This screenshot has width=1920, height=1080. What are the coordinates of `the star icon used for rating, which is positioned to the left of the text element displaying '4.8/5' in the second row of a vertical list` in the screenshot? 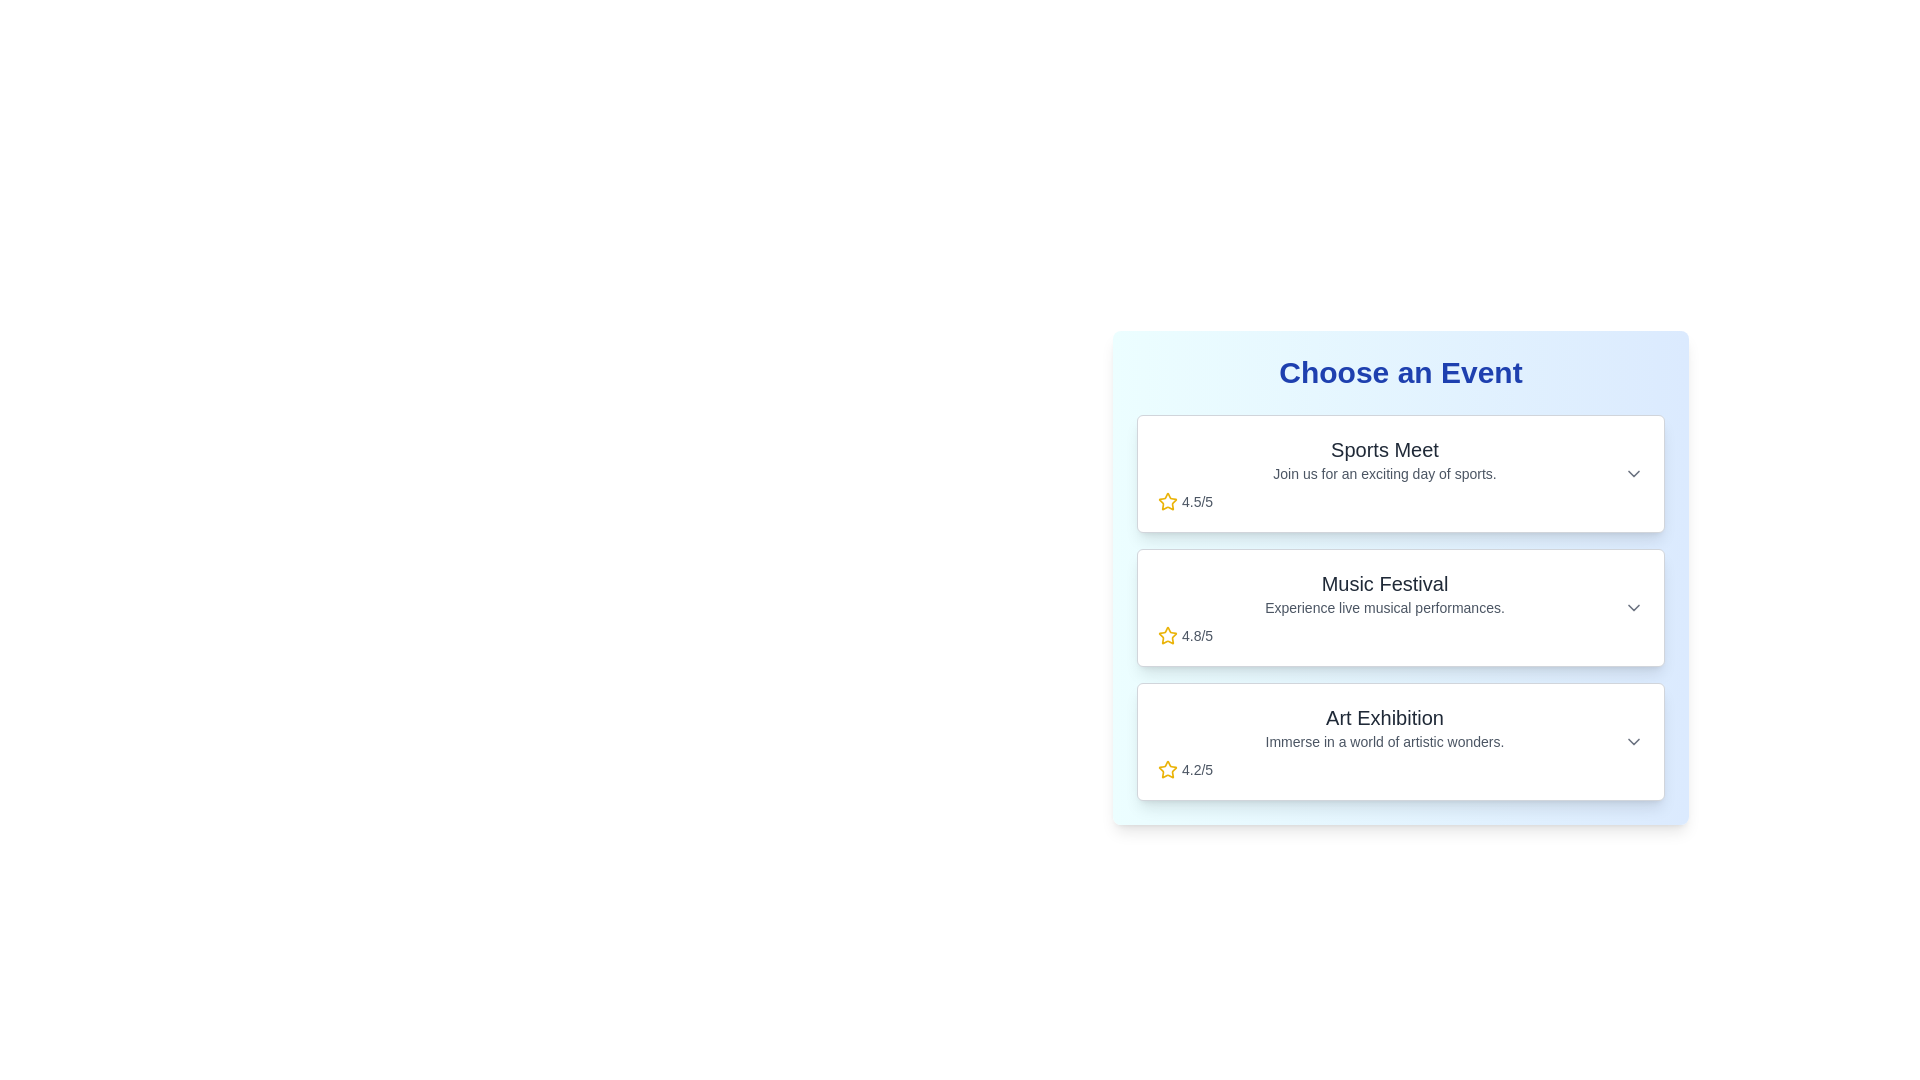 It's located at (1167, 636).